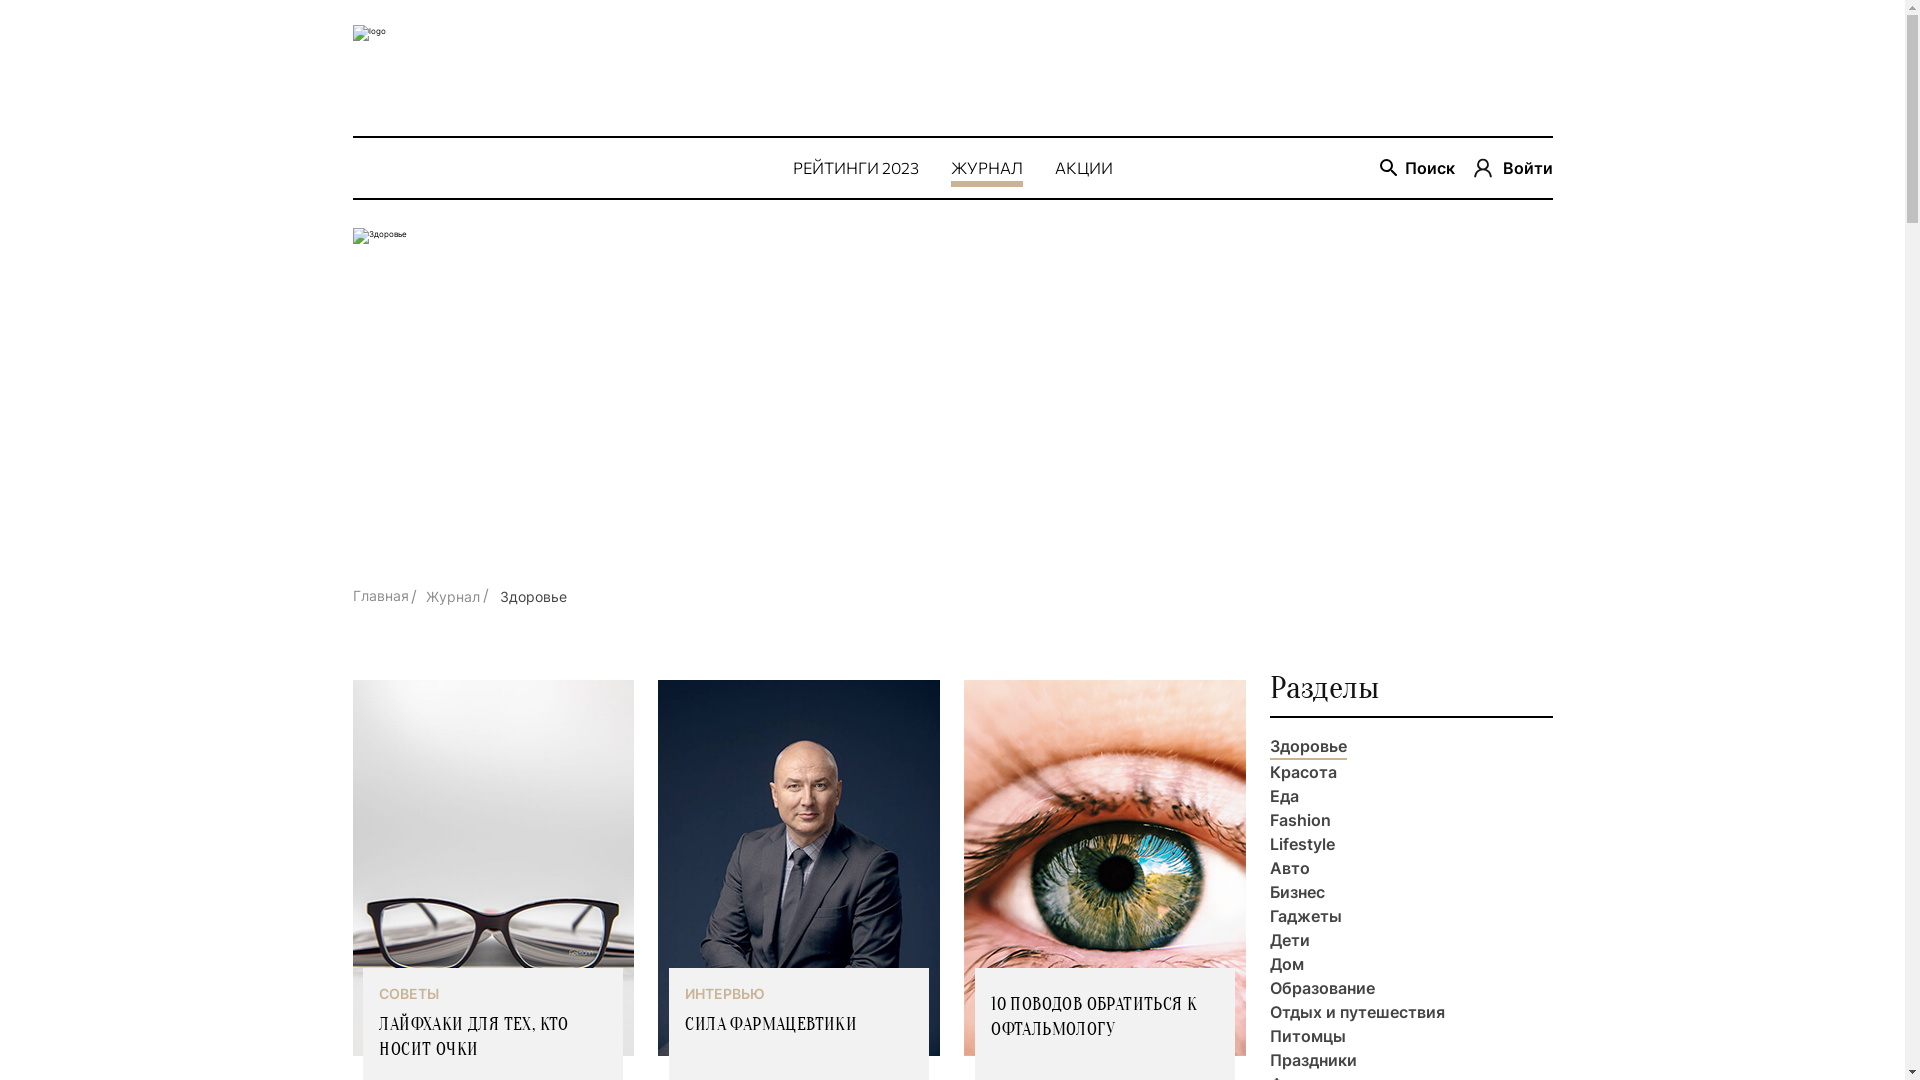 The height and width of the screenshot is (1080, 1920). Describe the element at coordinates (1300, 820) in the screenshot. I see `'Fashion'` at that location.